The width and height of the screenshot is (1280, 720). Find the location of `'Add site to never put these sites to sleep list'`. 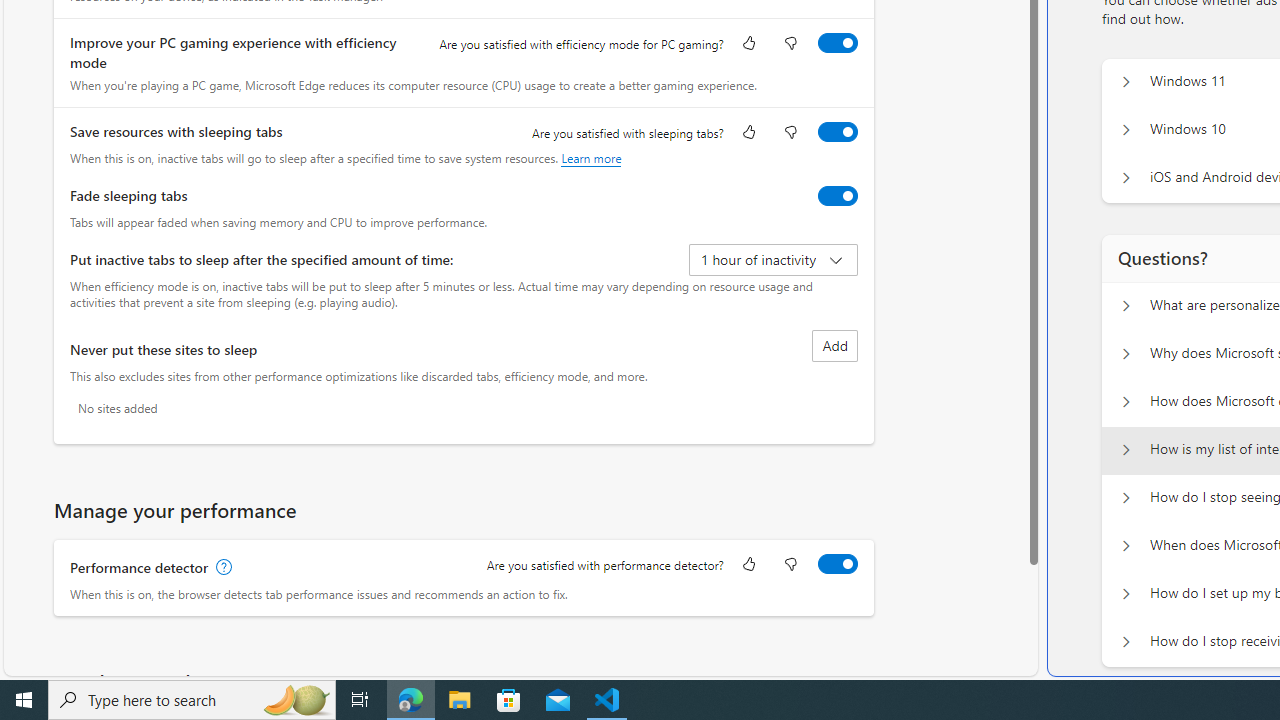

'Add site to never put these sites to sleep list' is located at coordinates (834, 344).